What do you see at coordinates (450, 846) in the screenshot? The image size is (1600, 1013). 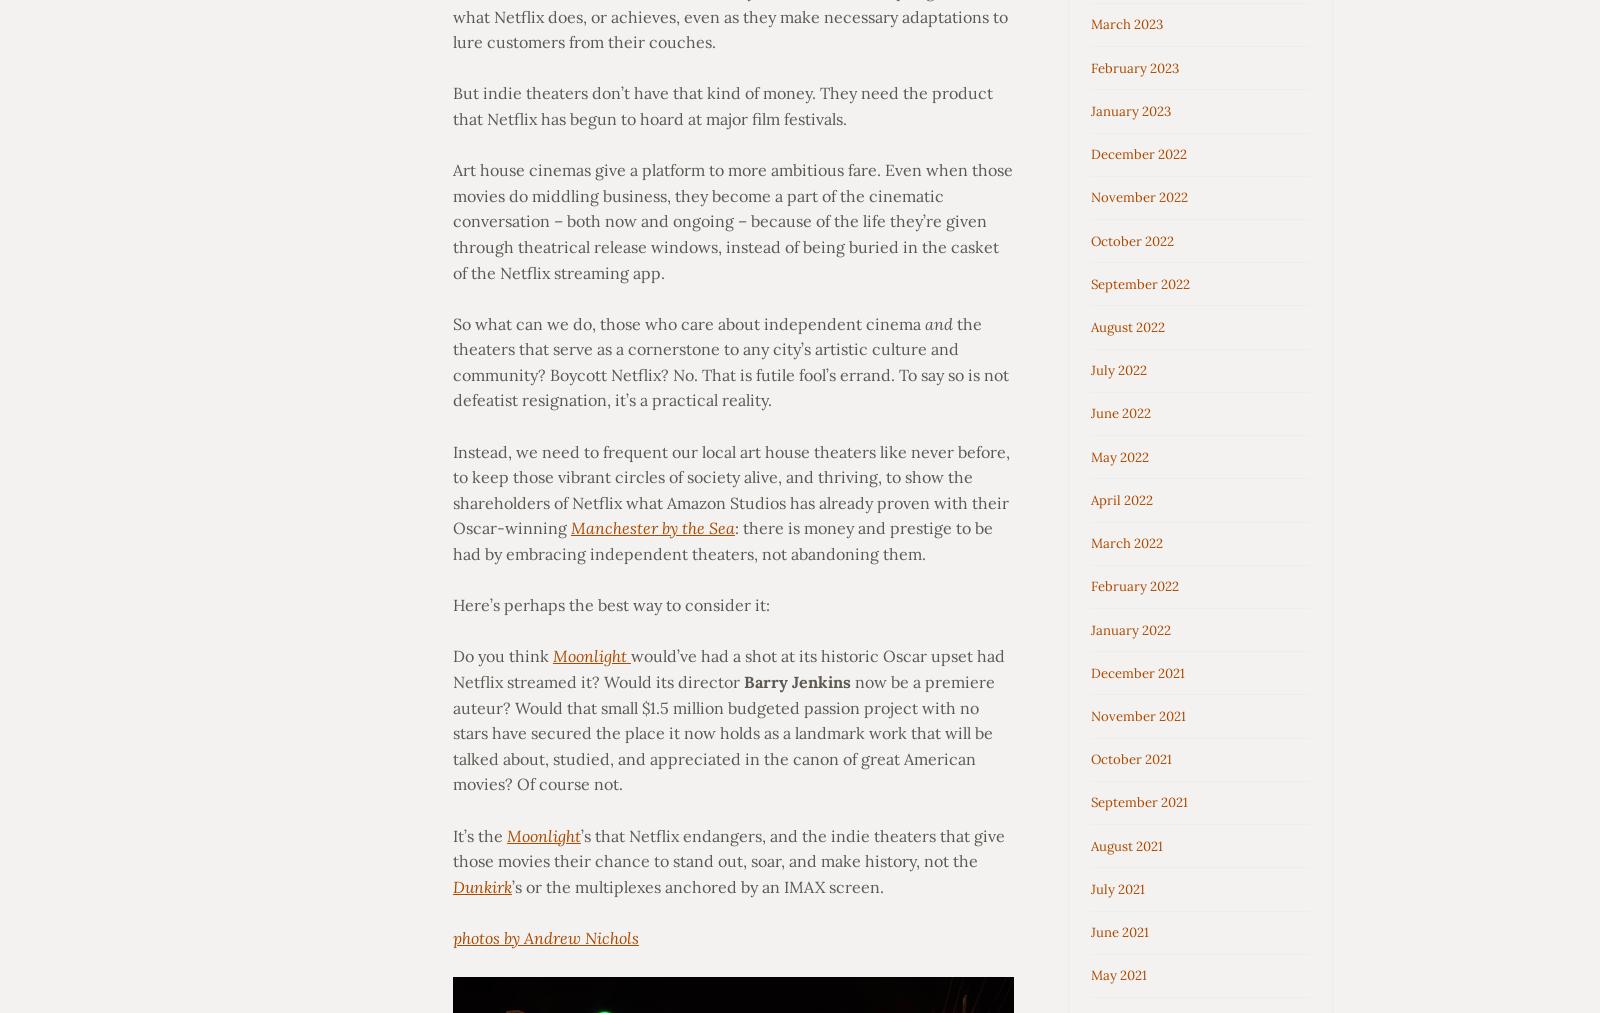 I see `'’s that Netflix endangers, and the indie theaters that give those movies their chance to stand out, soar, and make history, not the'` at bounding box center [450, 846].